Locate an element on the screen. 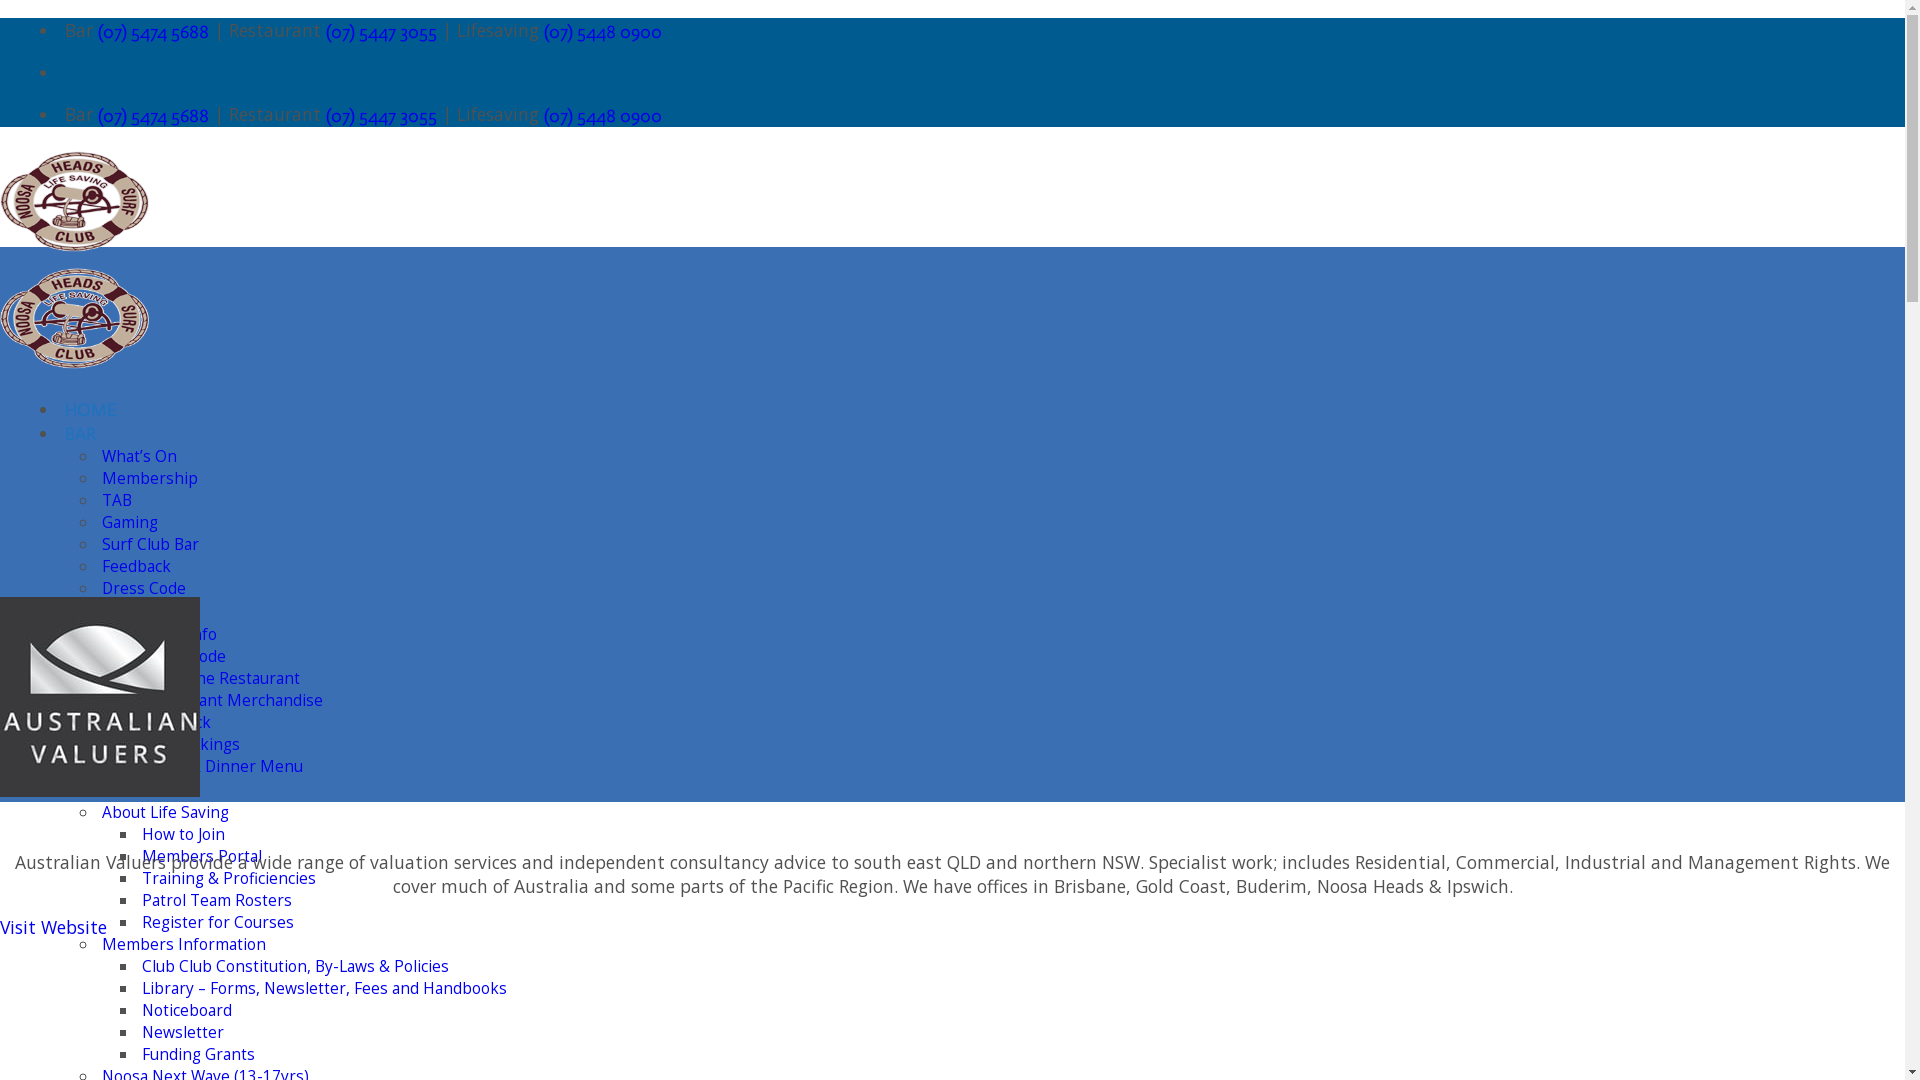 This screenshot has width=1920, height=1080. '(07) 5474 5688' is located at coordinates (152, 31).